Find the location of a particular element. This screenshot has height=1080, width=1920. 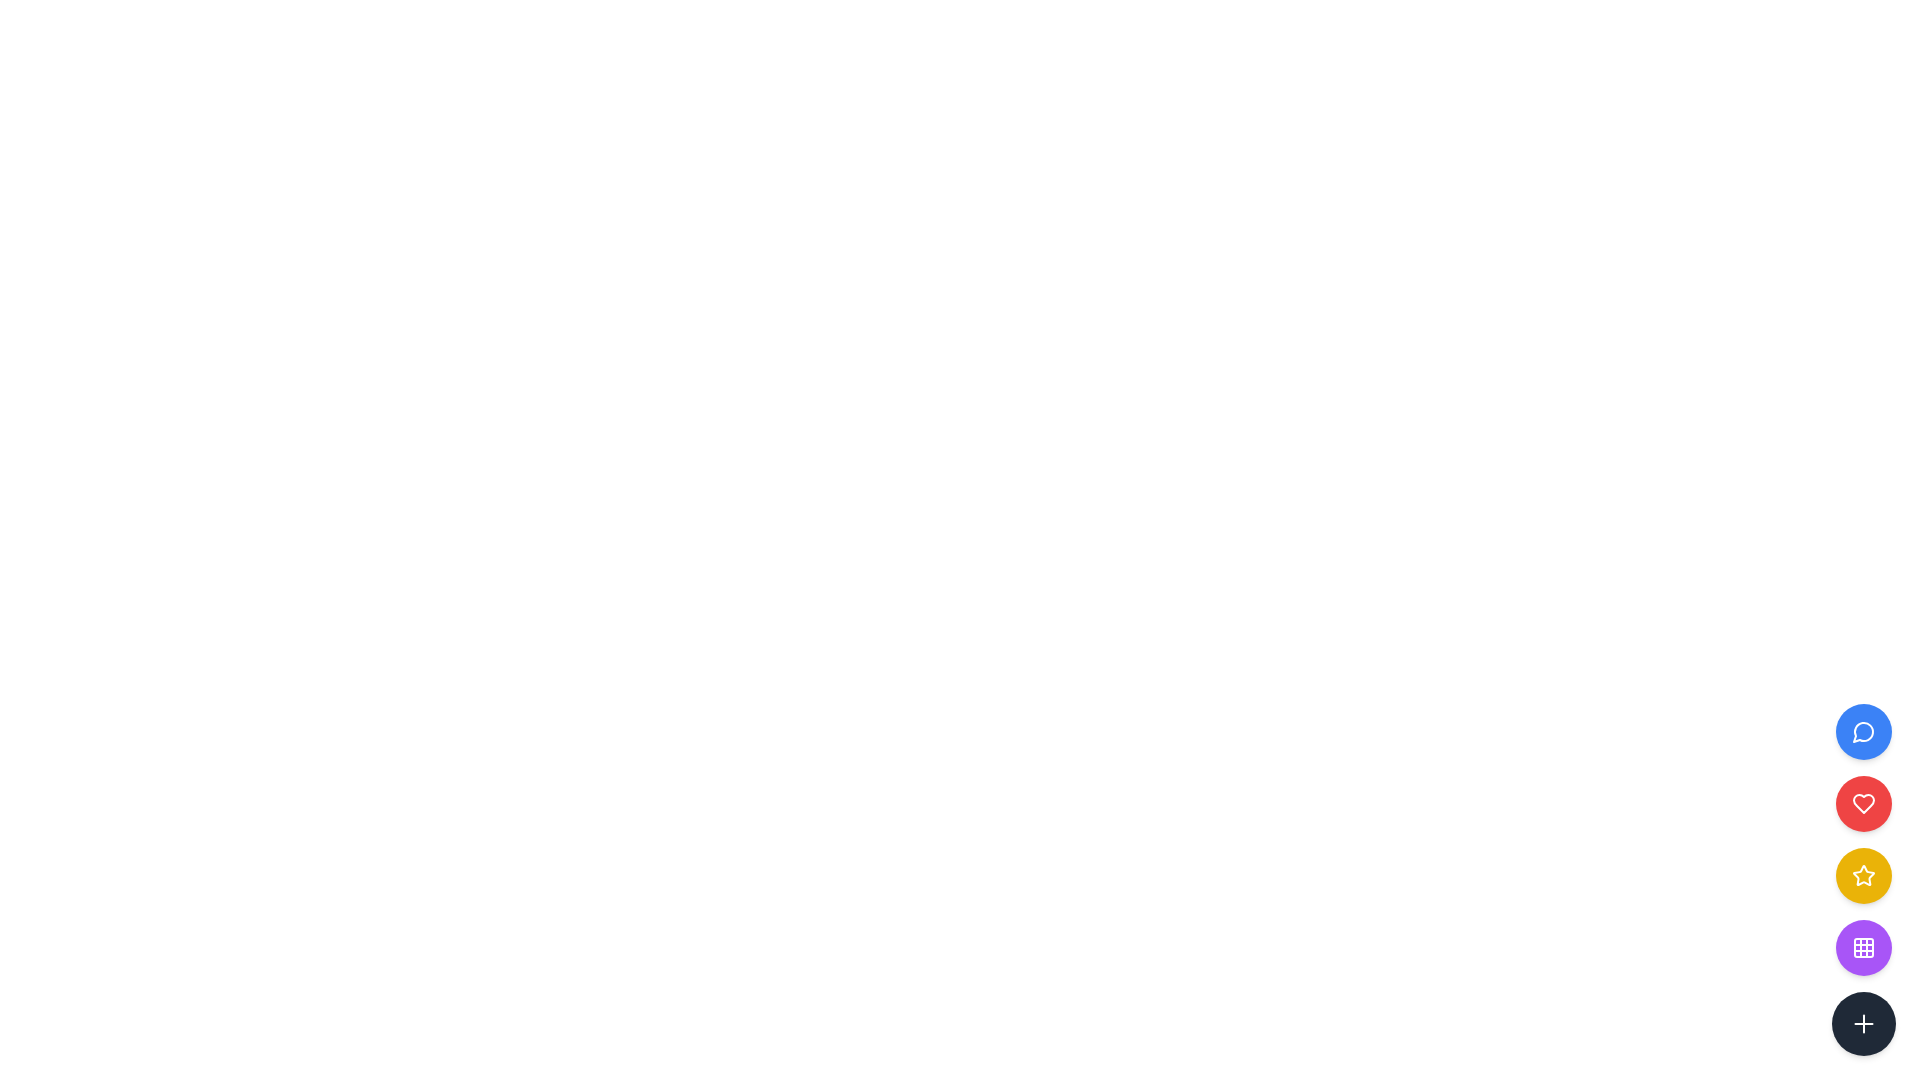

the circular red button with a white heart icon to trigger the color change effect is located at coordinates (1862, 802).